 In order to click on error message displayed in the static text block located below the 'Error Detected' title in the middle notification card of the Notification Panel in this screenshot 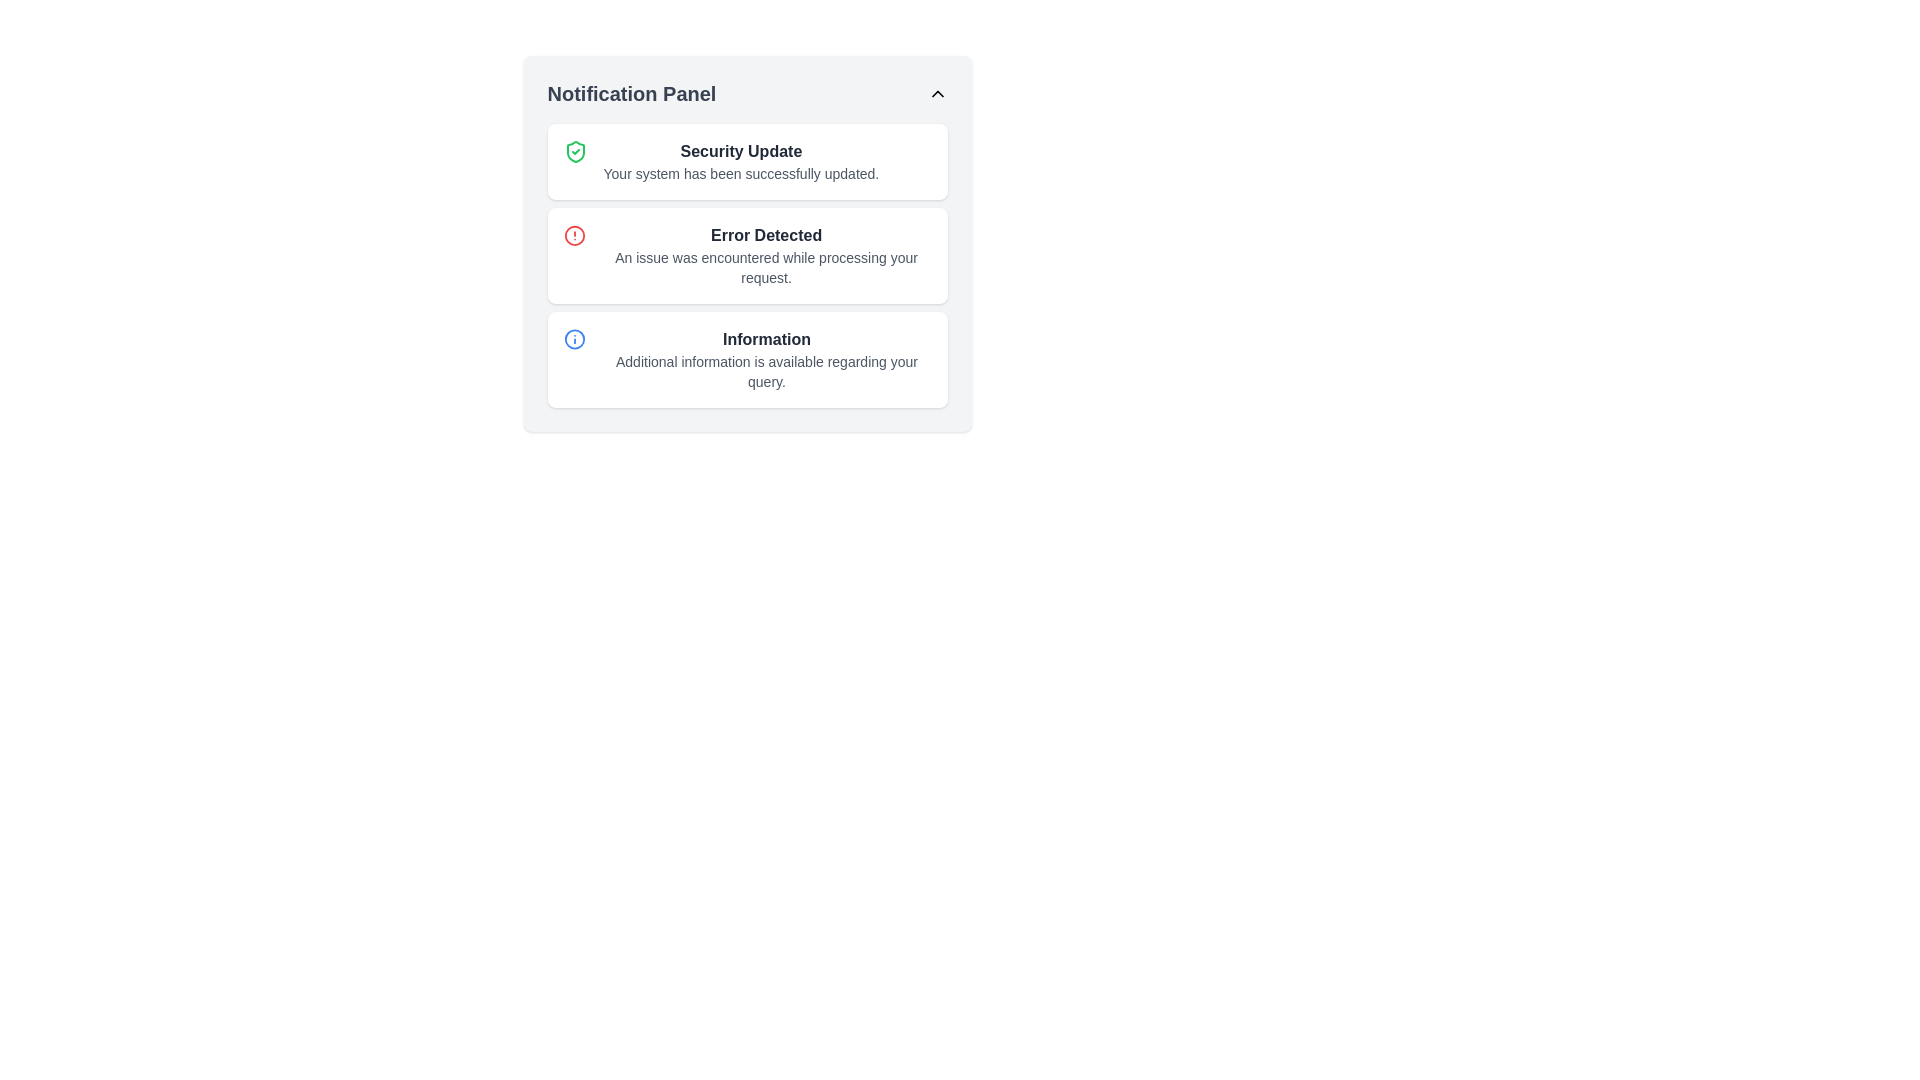, I will do `click(765, 266)`.